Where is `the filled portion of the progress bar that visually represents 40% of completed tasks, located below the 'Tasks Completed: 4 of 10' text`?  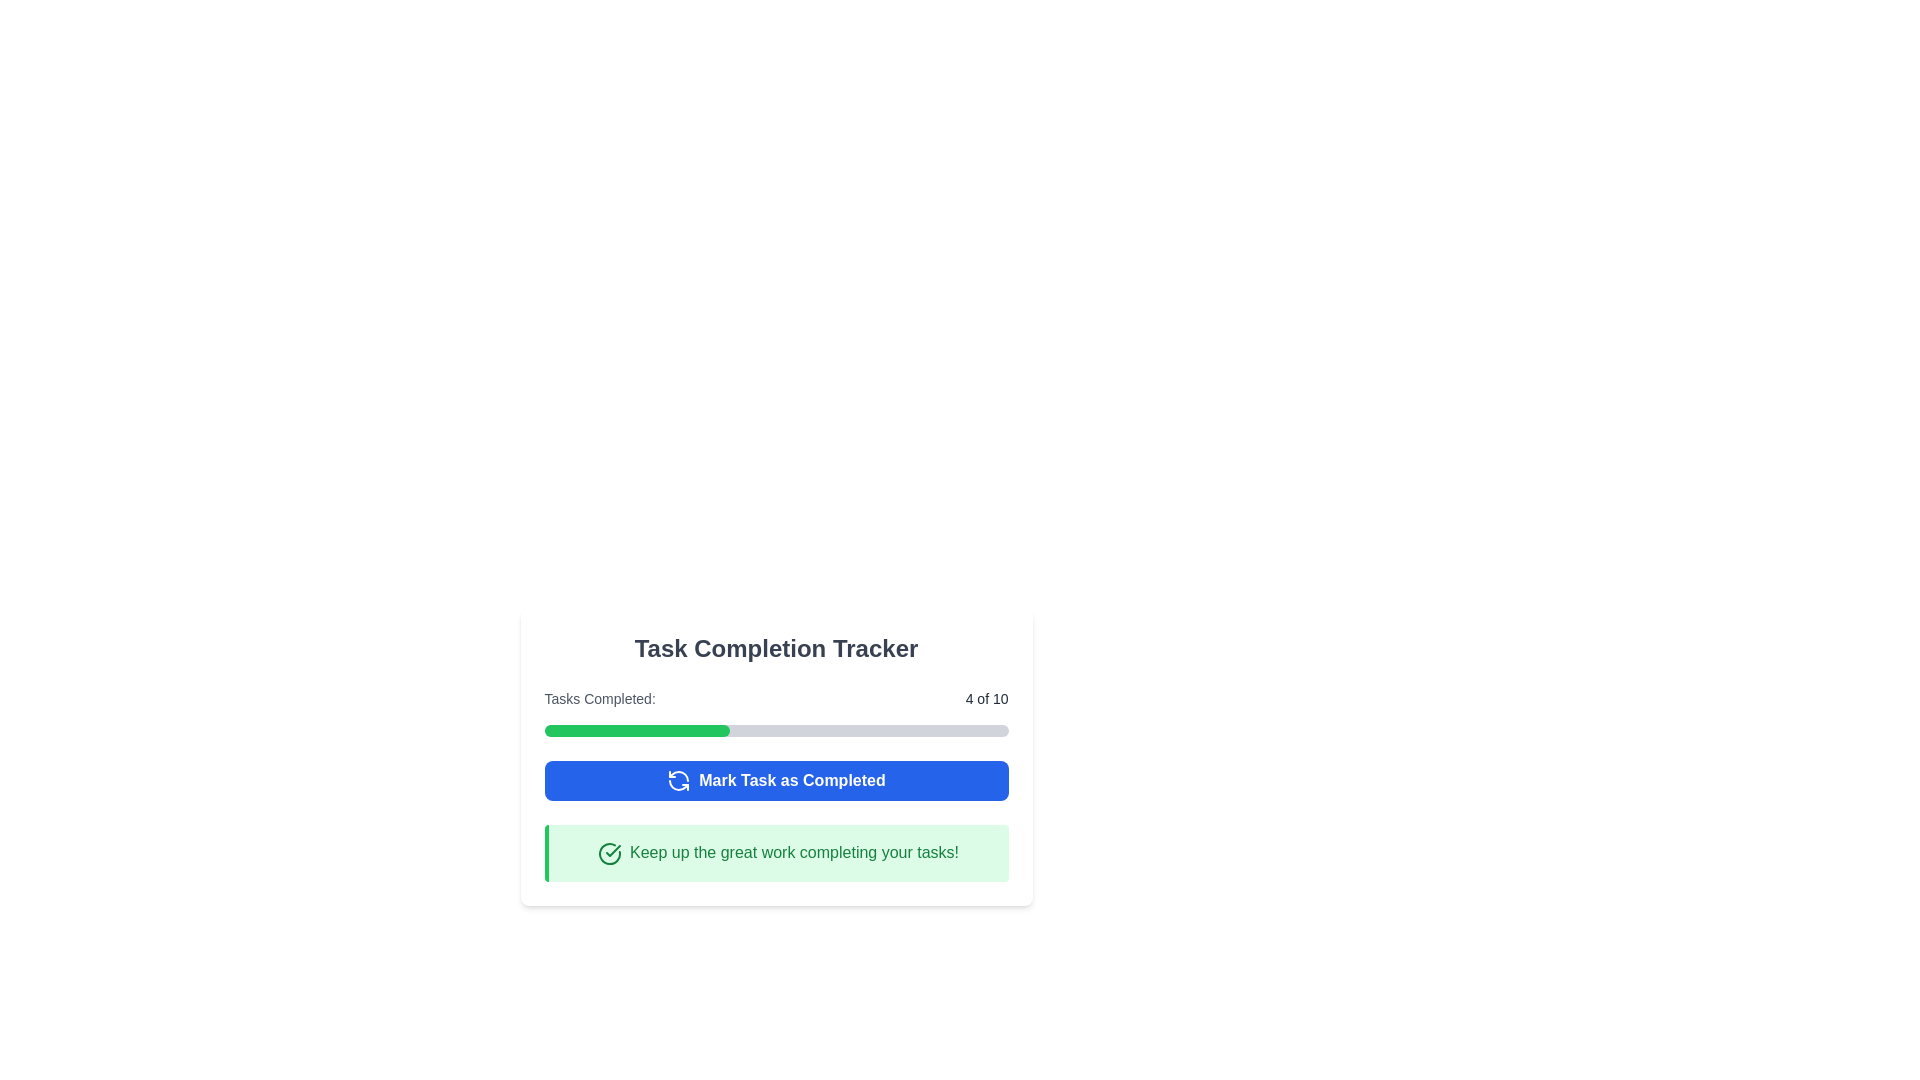
the filled portion of the progress bar that visually represents 40% of completed tasks, located below the 'Tasks Completed: 4 of 10' text is located at coordinates (636, 731).